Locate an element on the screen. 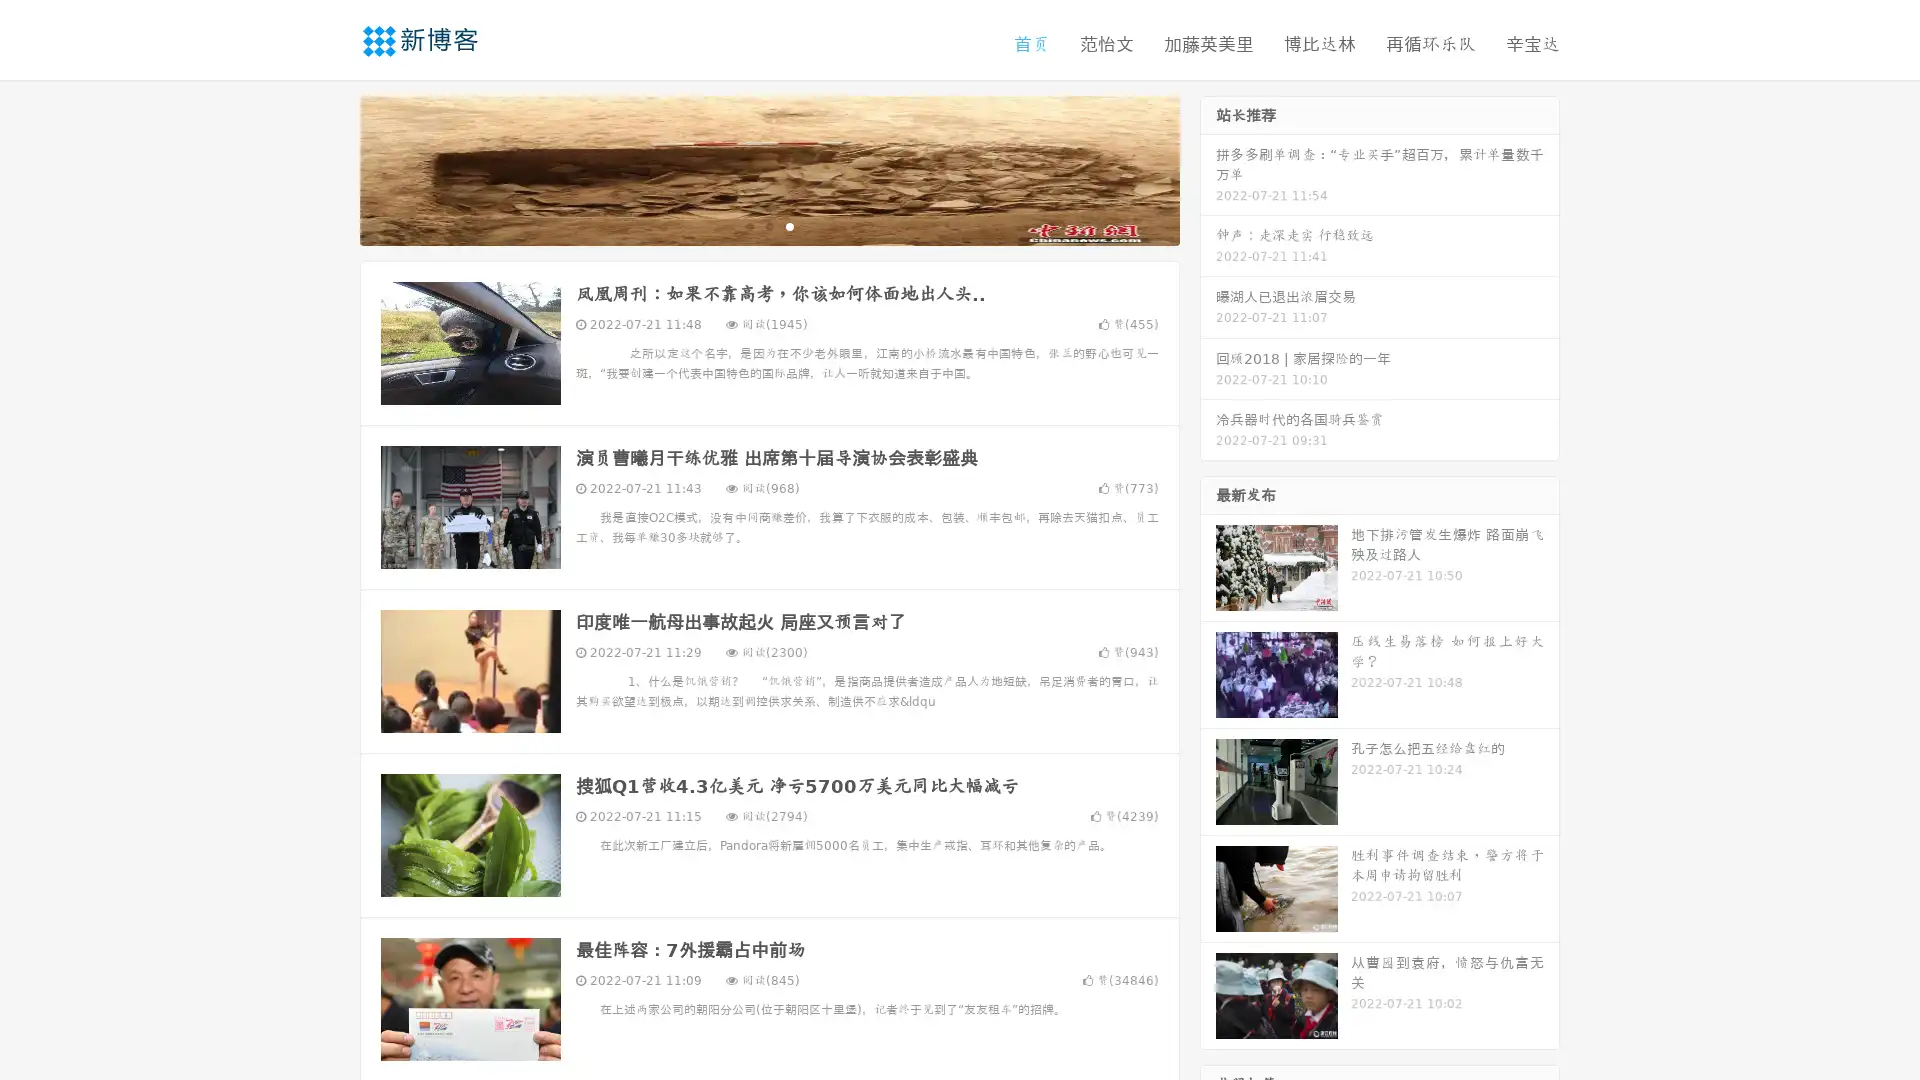  Go to slide 3 is located at coordinates (789, 225).